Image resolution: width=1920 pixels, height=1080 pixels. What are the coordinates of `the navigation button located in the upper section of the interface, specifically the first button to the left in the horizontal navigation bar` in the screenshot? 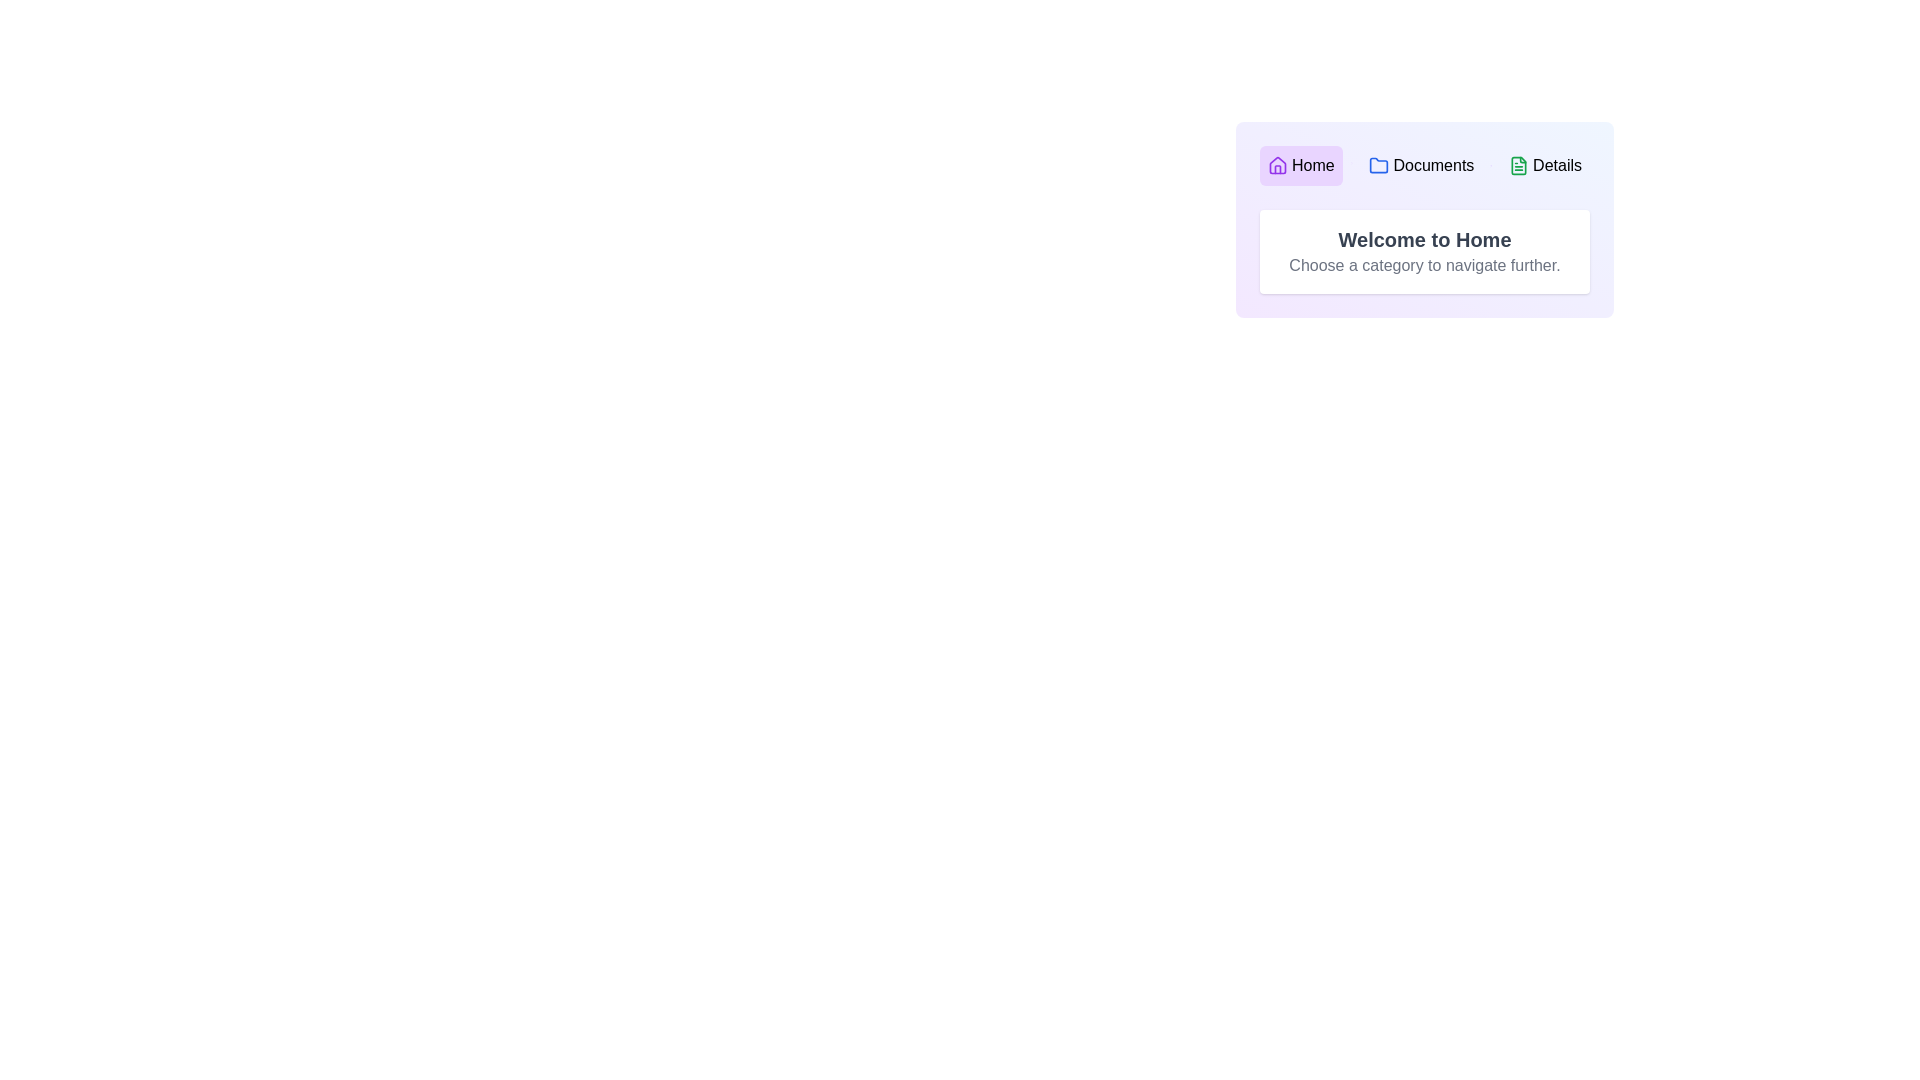 It's located at (1301, 164).